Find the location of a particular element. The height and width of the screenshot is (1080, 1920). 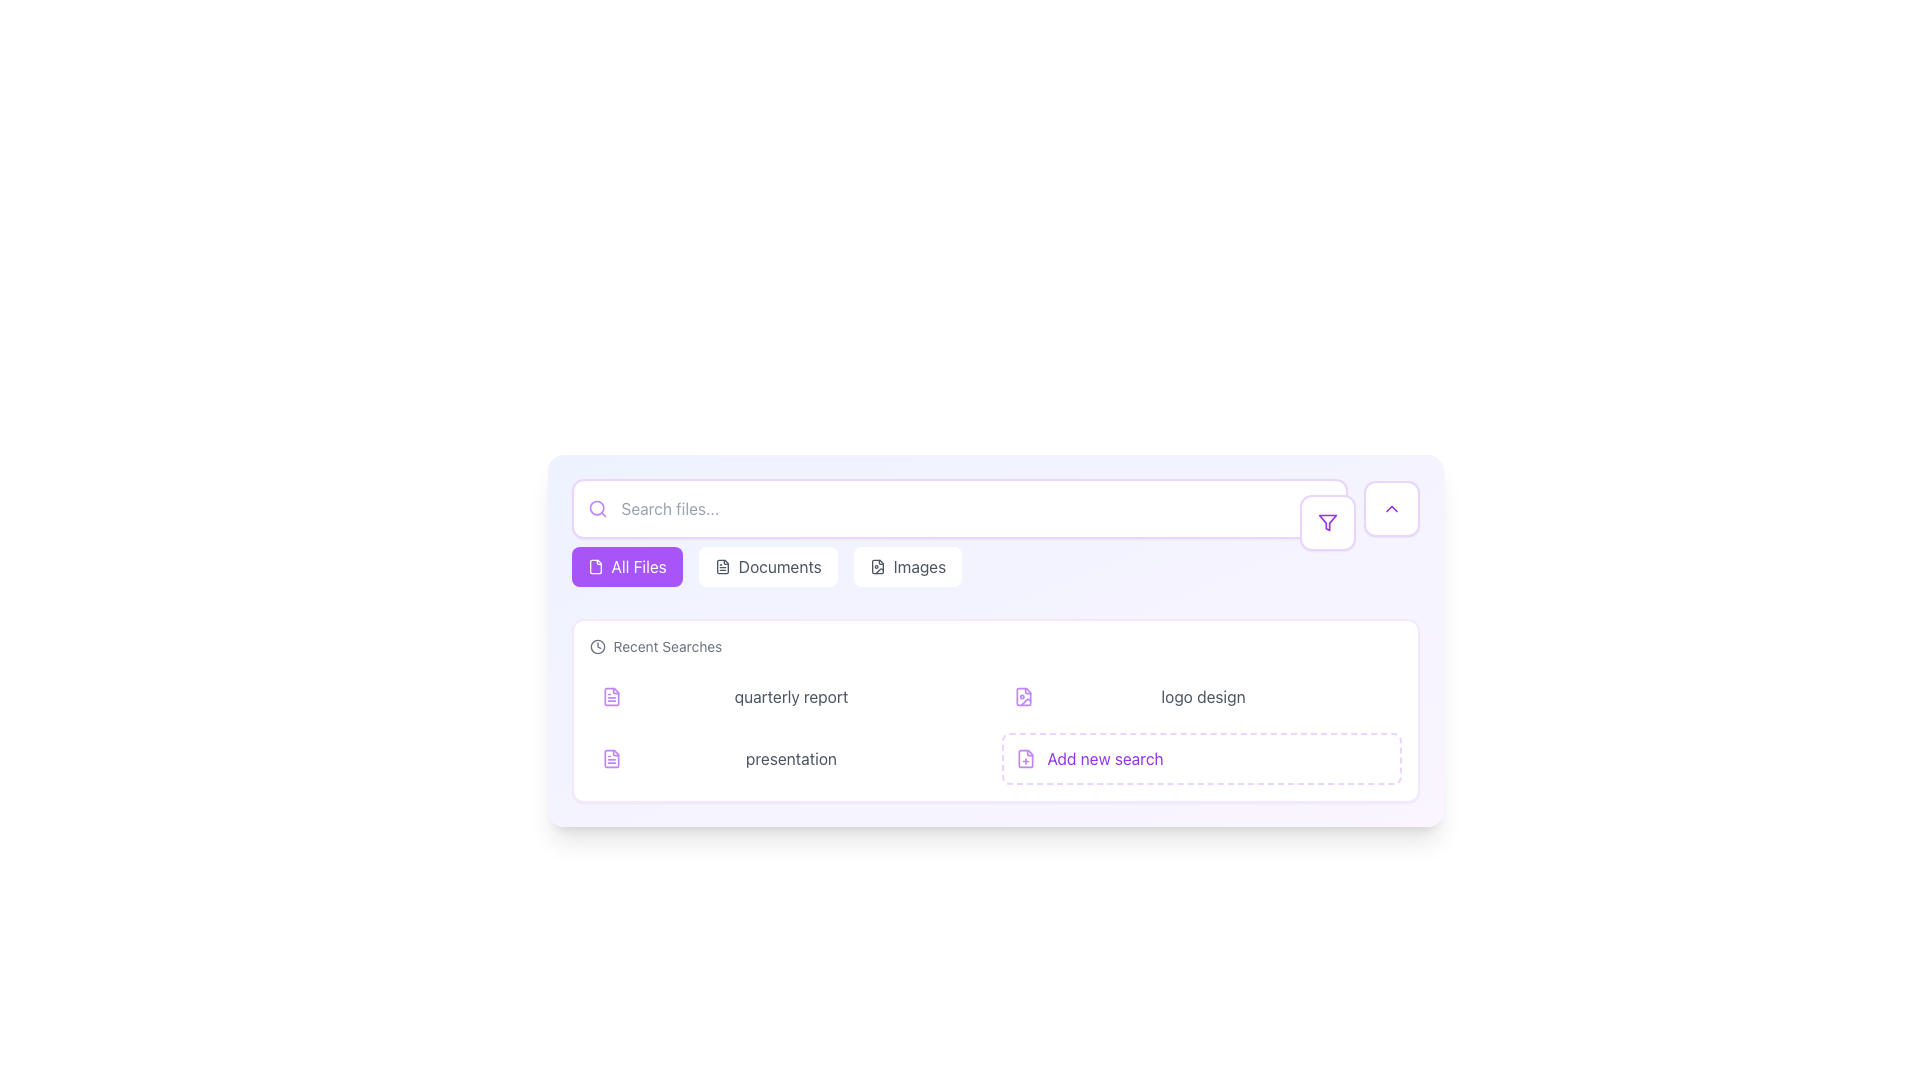

heading text of the Text Label located to the right of the clock icon in the recent searches section is located at coordinates (667, 647).